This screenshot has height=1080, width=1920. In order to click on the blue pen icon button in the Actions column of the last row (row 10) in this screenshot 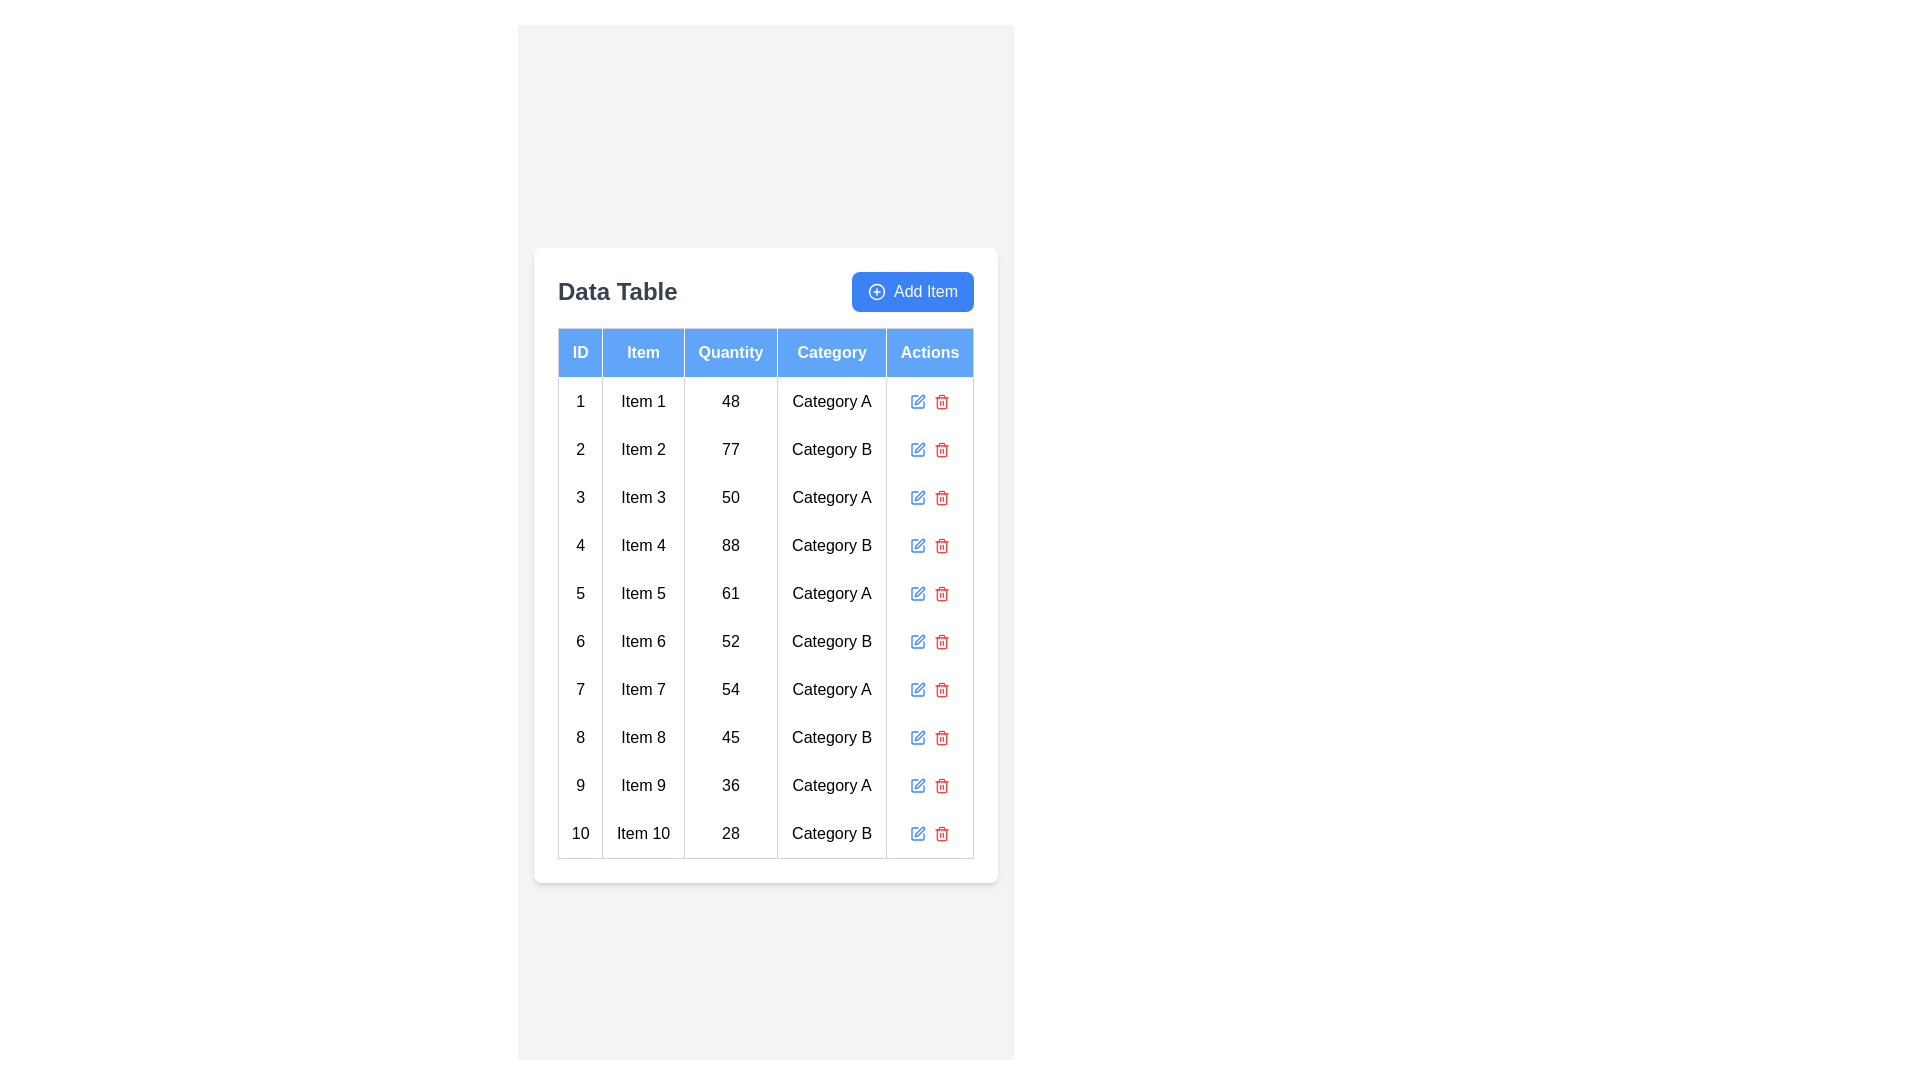, I will do `click(917, 833)`.